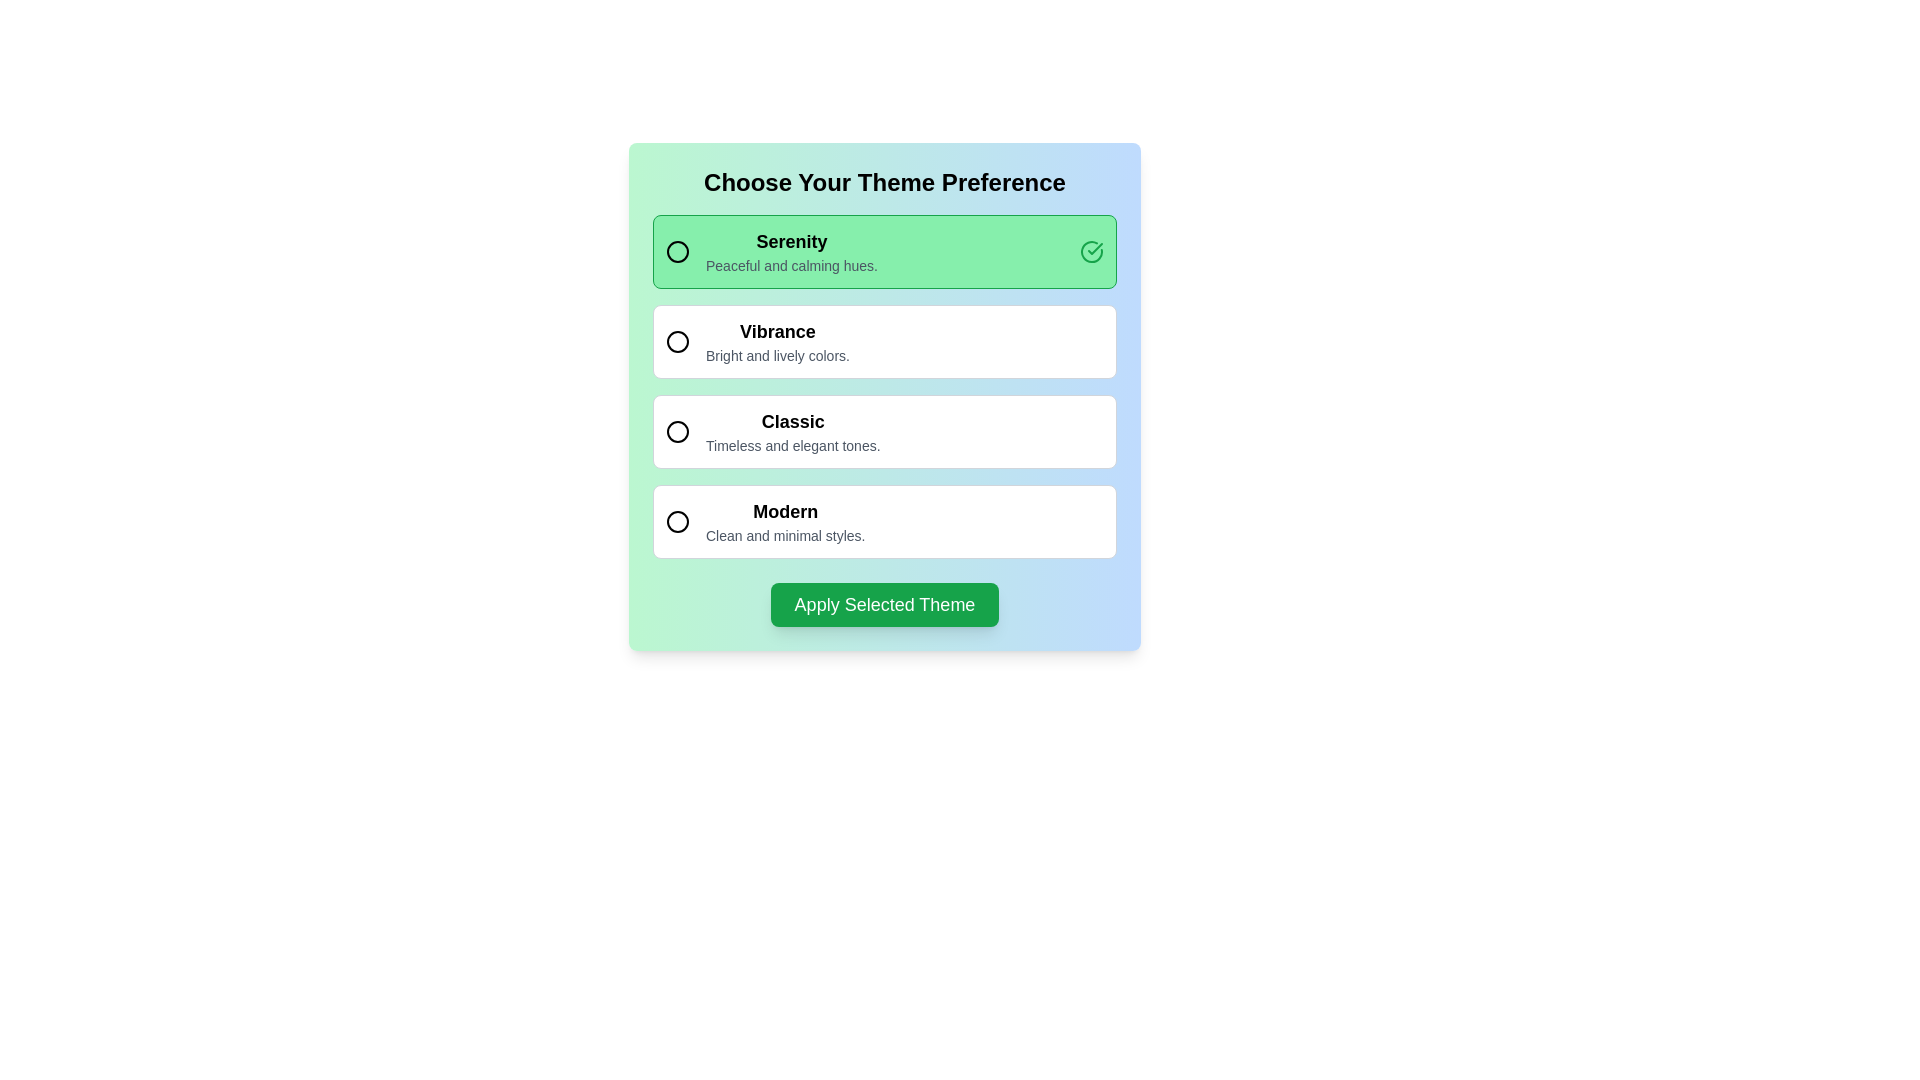 The height and width of the screenshot is (1080, 1920). I want to click on the center of the radio button icon, so click(677, 341).